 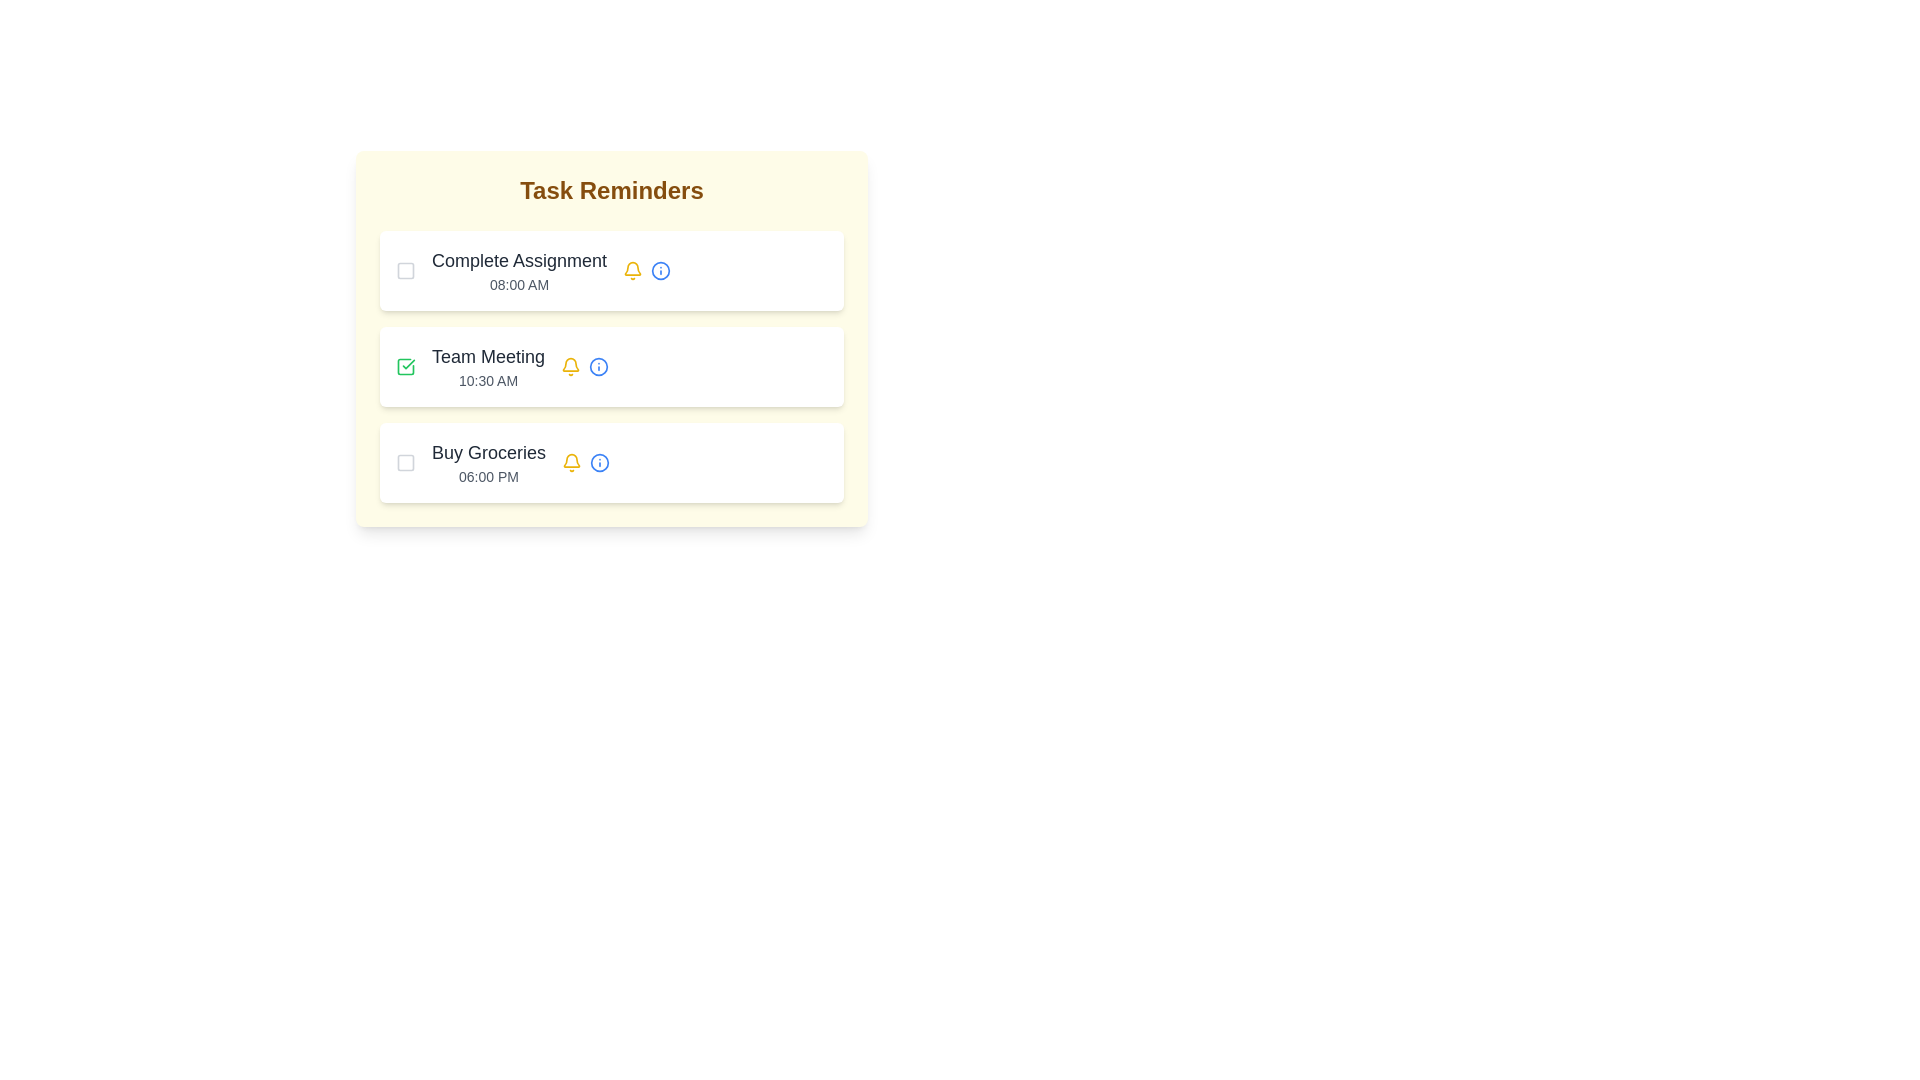 What do you see at coordinates (584, 462) in the screenshot?
I see `the bell icon located on the right side of the 'Buy Groceries' task row in the task reminder list` at bounding box center [584, 462].